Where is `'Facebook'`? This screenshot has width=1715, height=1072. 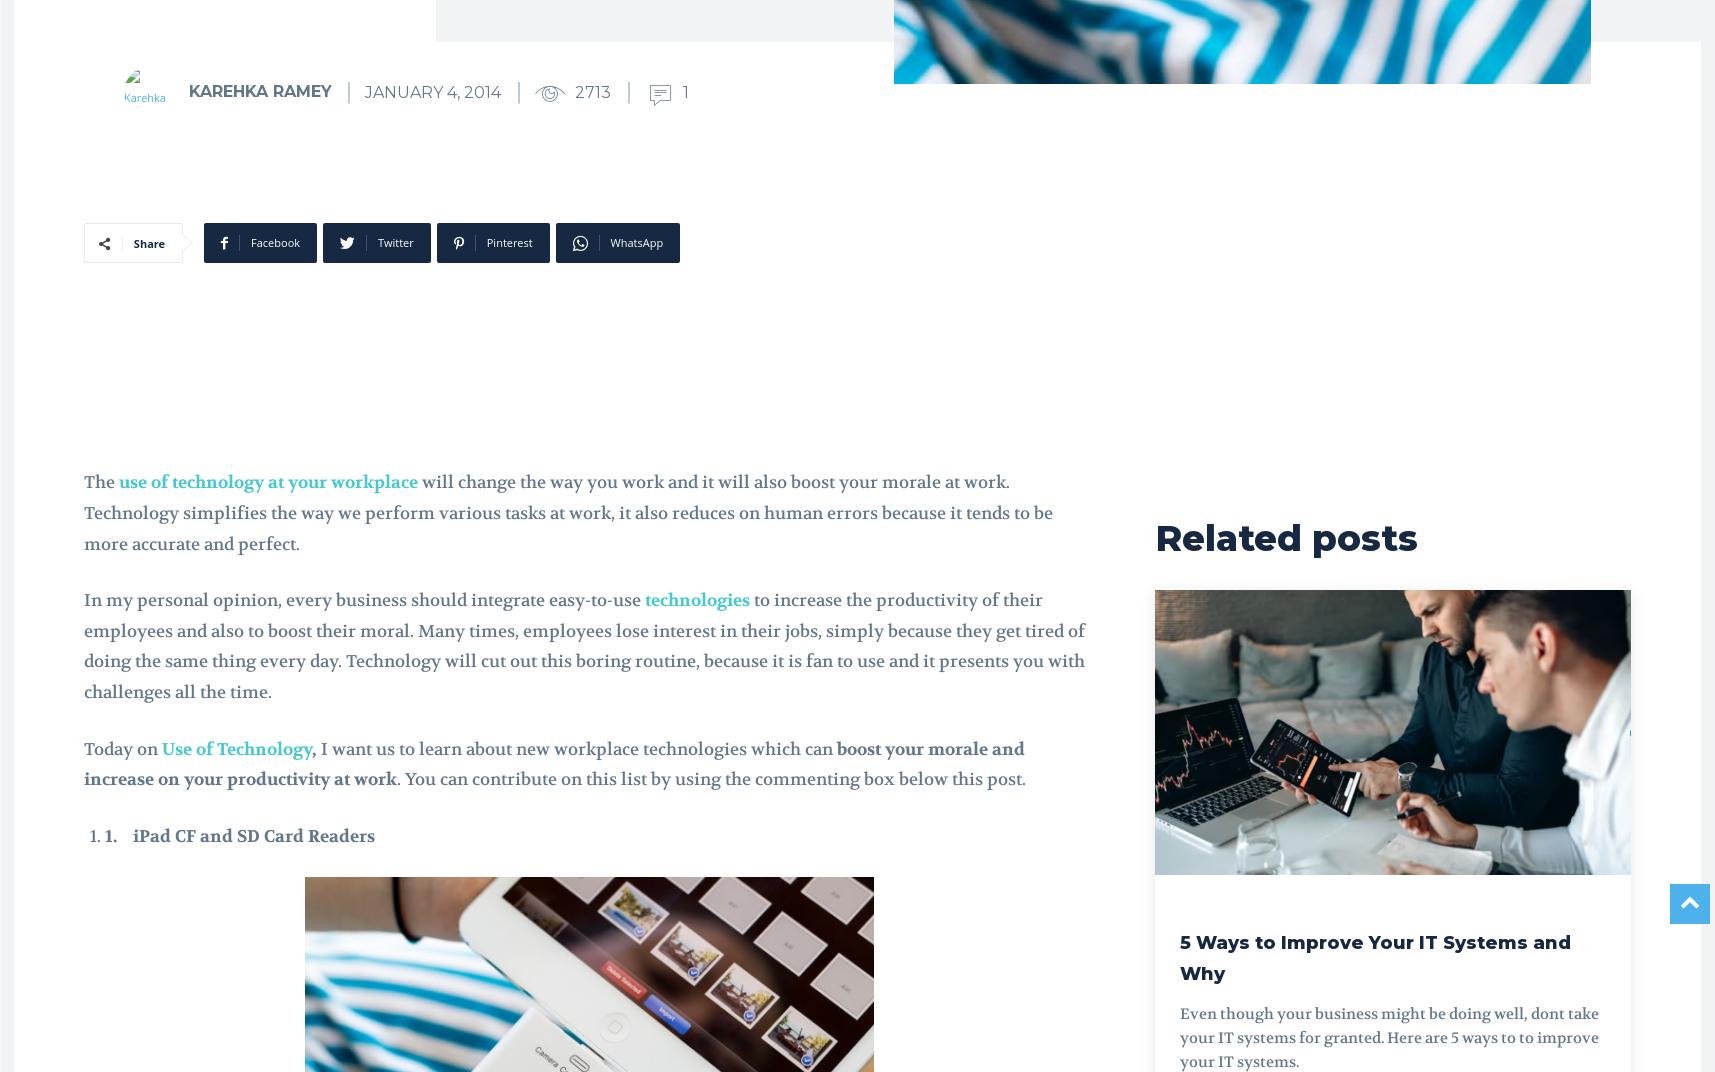
'Facebook' is located at coordinates (274, 242).